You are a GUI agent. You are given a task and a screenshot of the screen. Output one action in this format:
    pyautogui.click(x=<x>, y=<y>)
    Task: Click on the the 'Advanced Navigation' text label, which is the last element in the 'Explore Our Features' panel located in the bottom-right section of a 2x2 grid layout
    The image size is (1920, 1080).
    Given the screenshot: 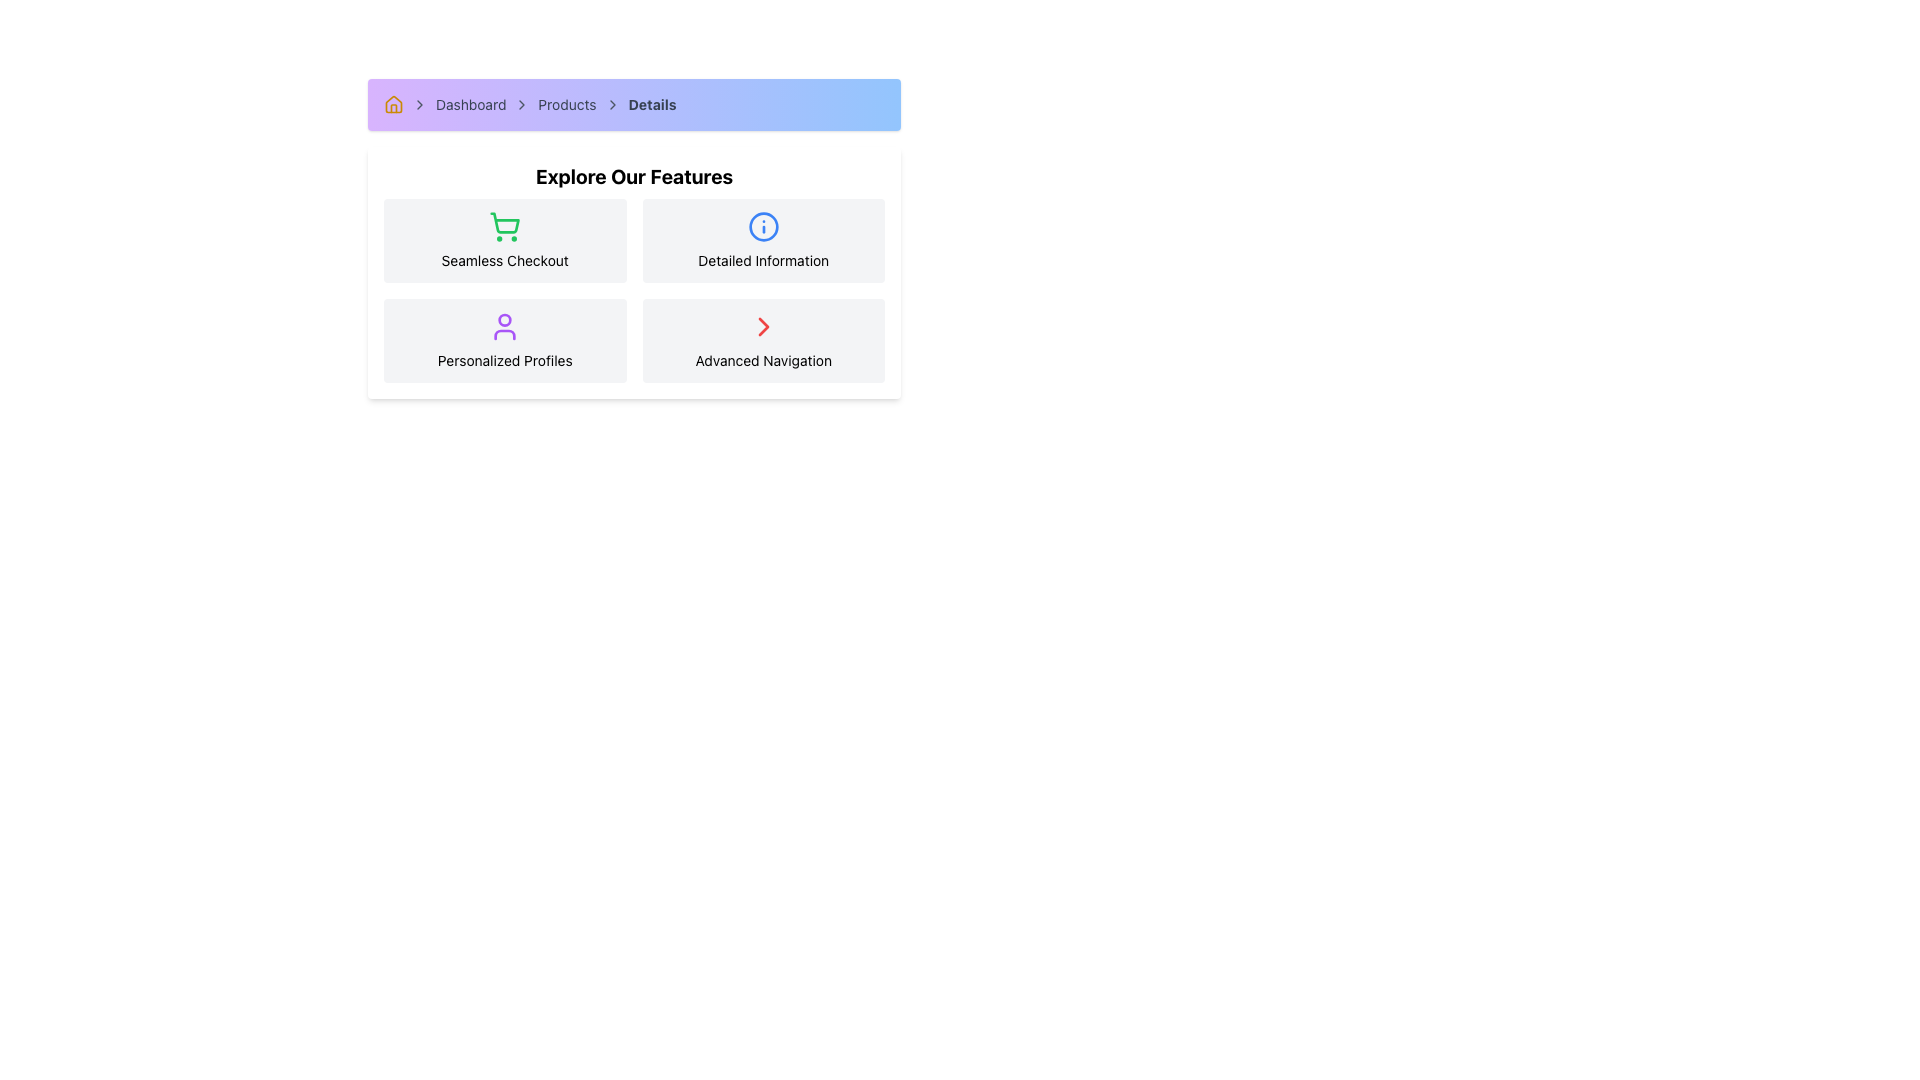 What is the action you would take?
    pyautogui.click(x=762, y=361)
    